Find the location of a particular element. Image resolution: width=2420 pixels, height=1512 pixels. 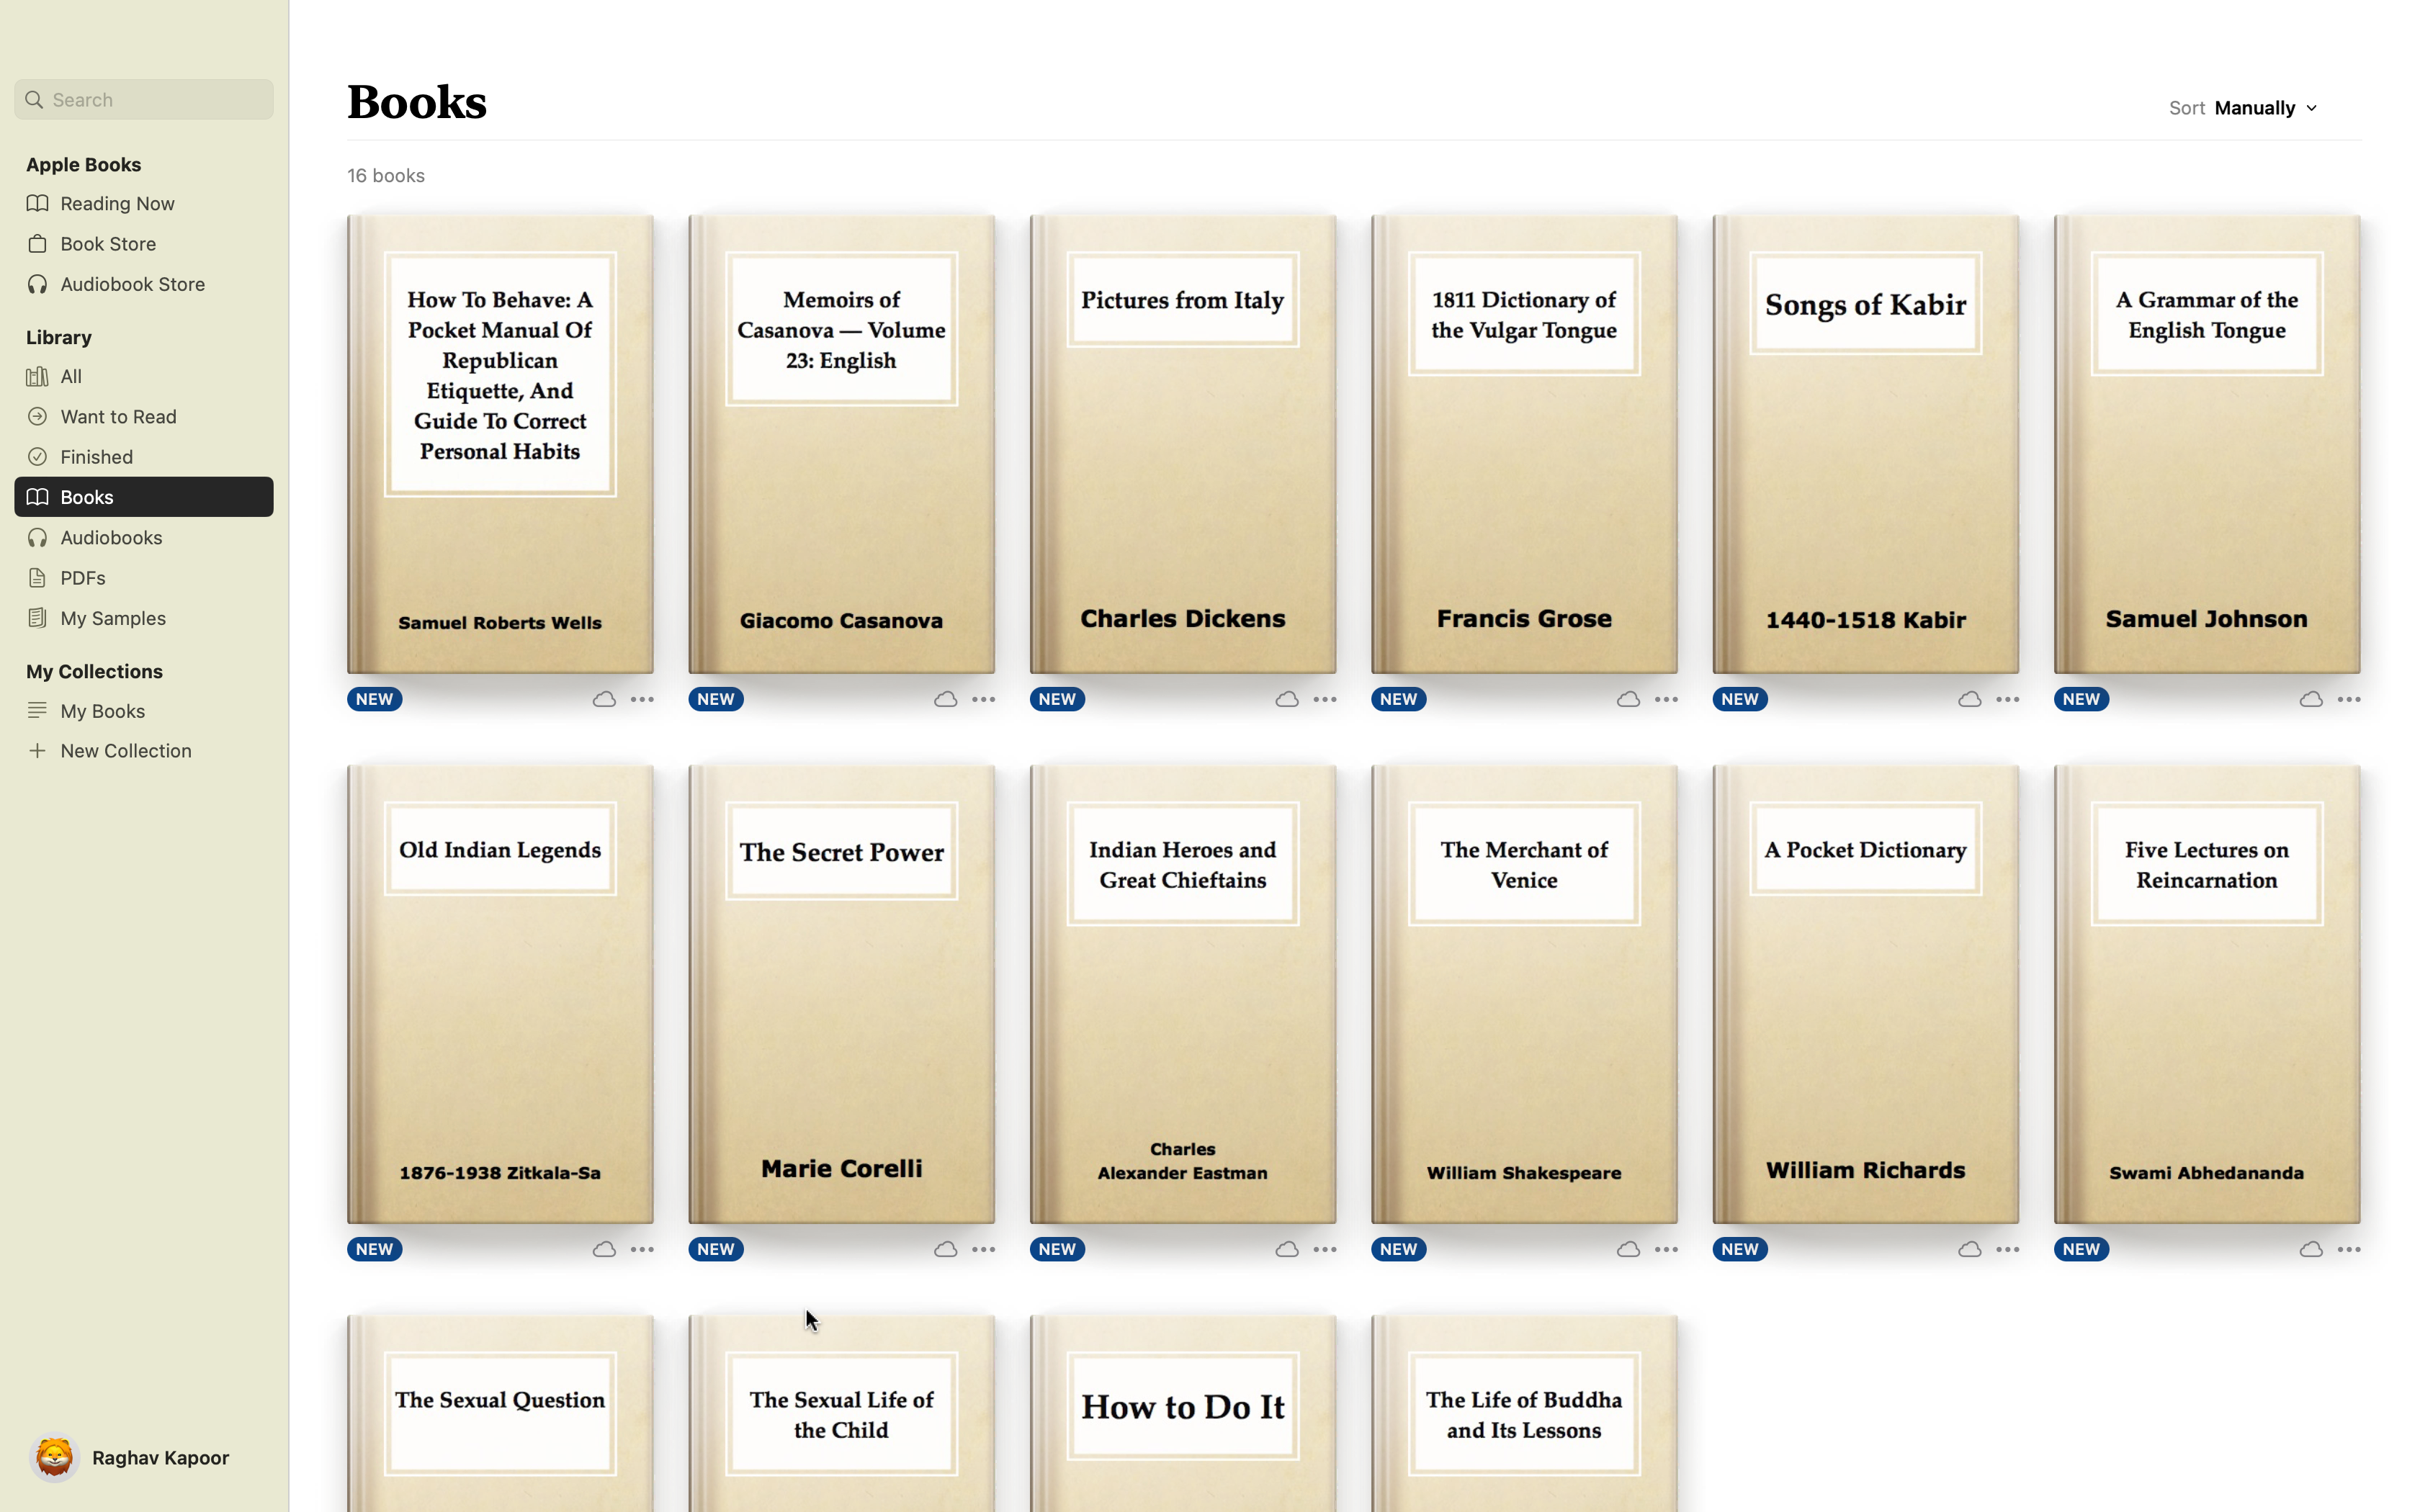

Activate the "More Options" button for the book "Indian Heroes" is located at coordinates (1303, 1246).